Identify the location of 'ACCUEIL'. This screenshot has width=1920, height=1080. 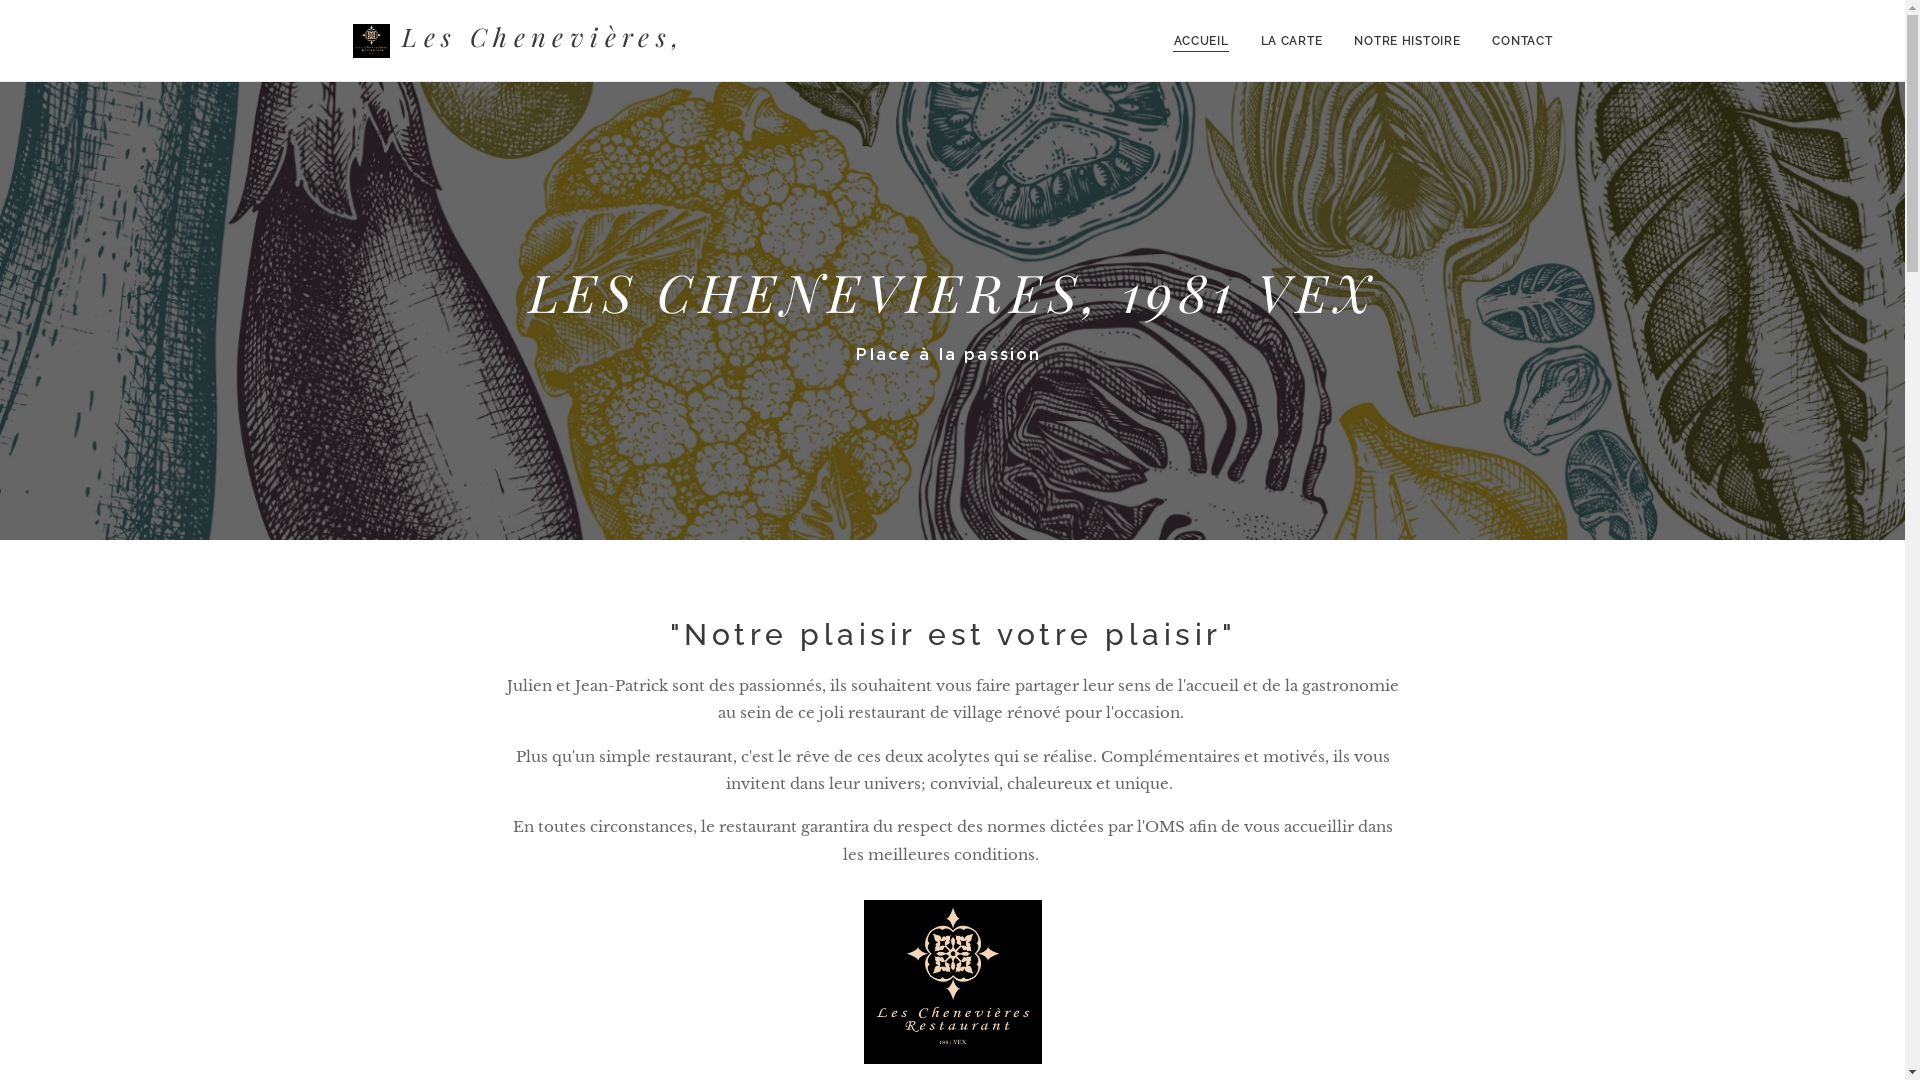
(1205, 41).